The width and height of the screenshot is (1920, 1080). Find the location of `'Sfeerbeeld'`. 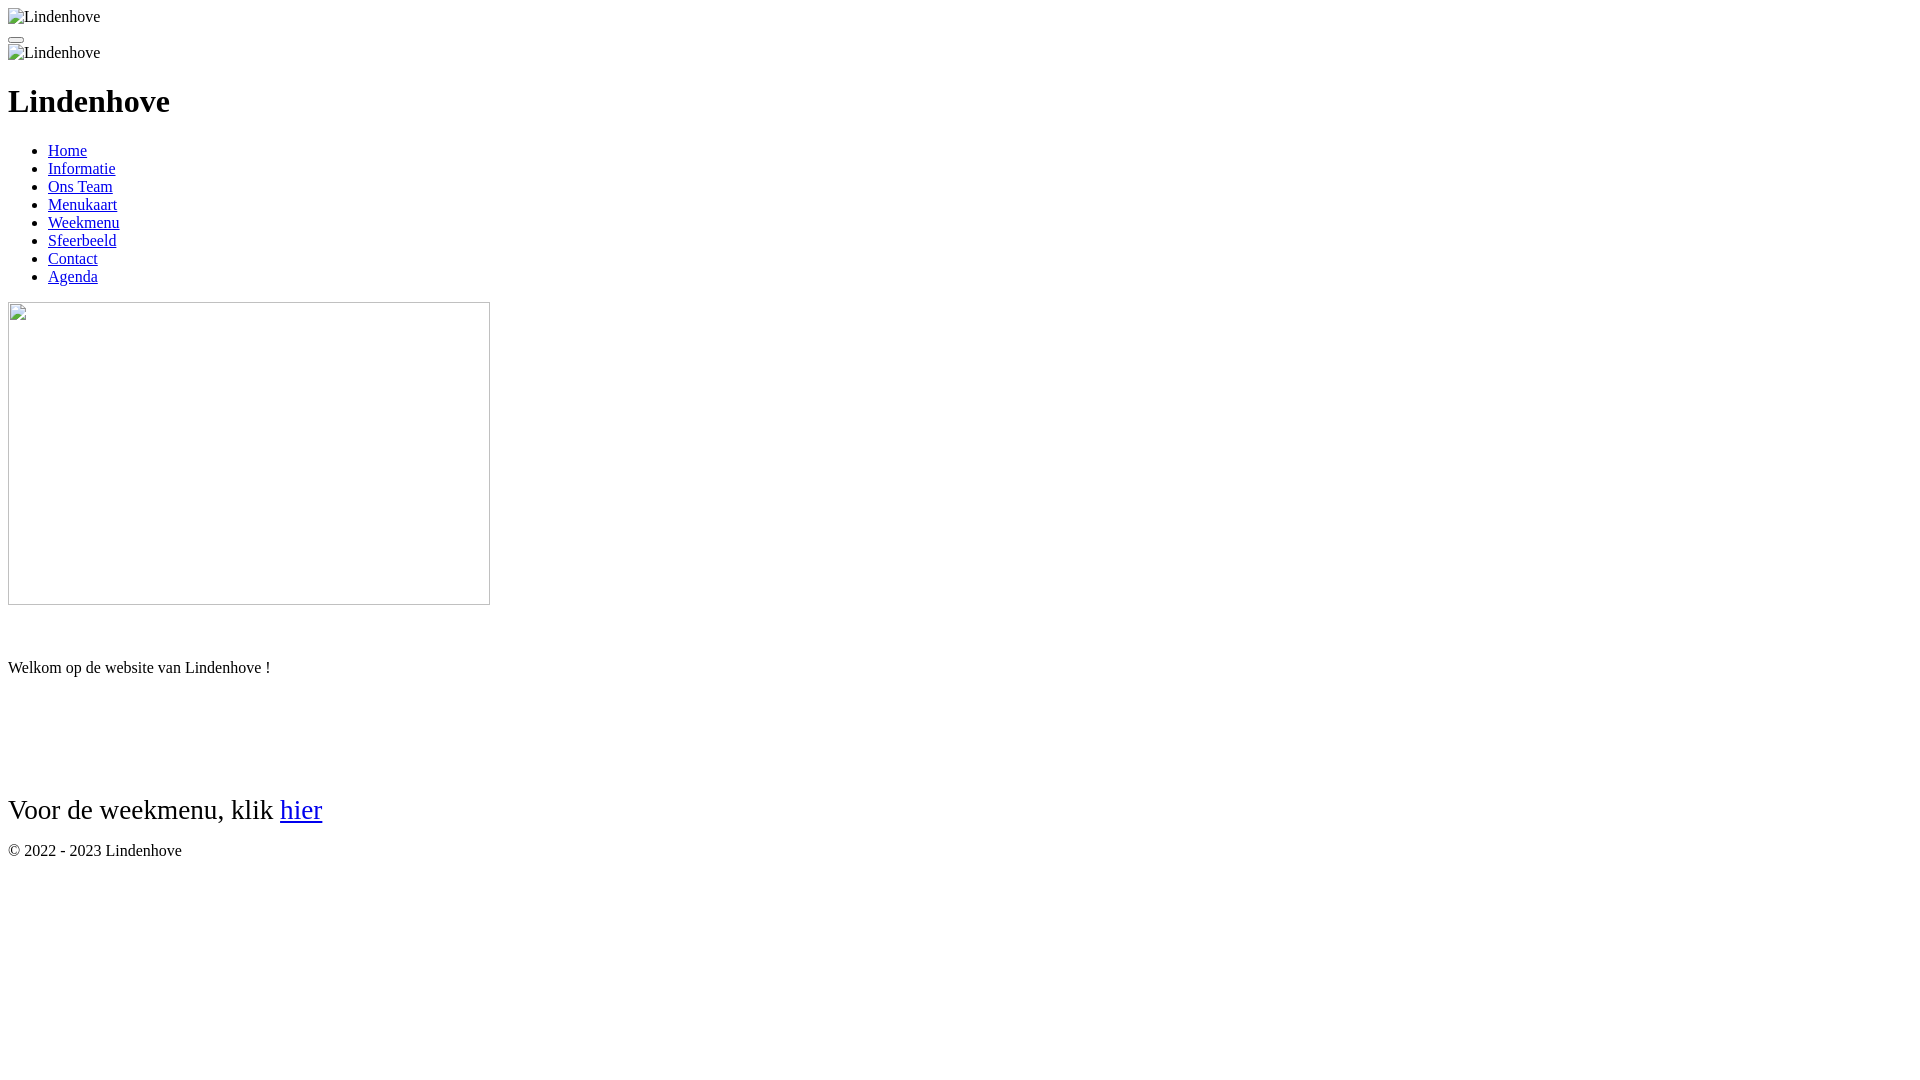

'Sfeerbeeld' is located at coordinates (80, 239).